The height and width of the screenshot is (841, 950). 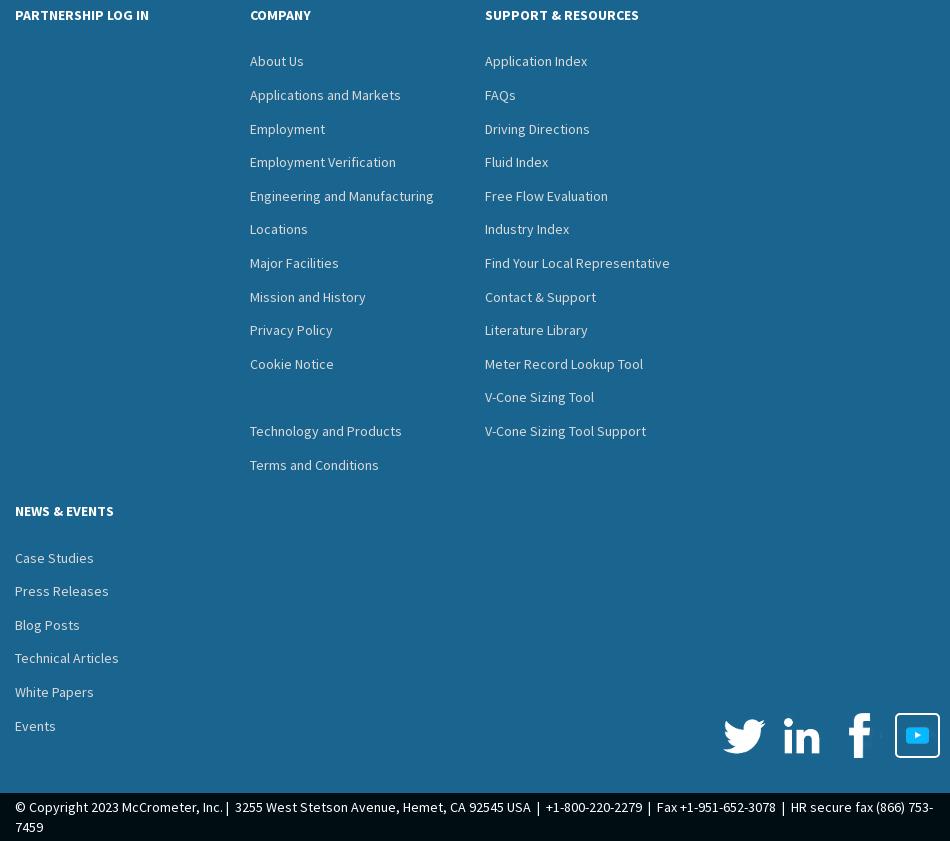 I want to click on 'NEWS & EVENTS', so click(x=64, y=510).